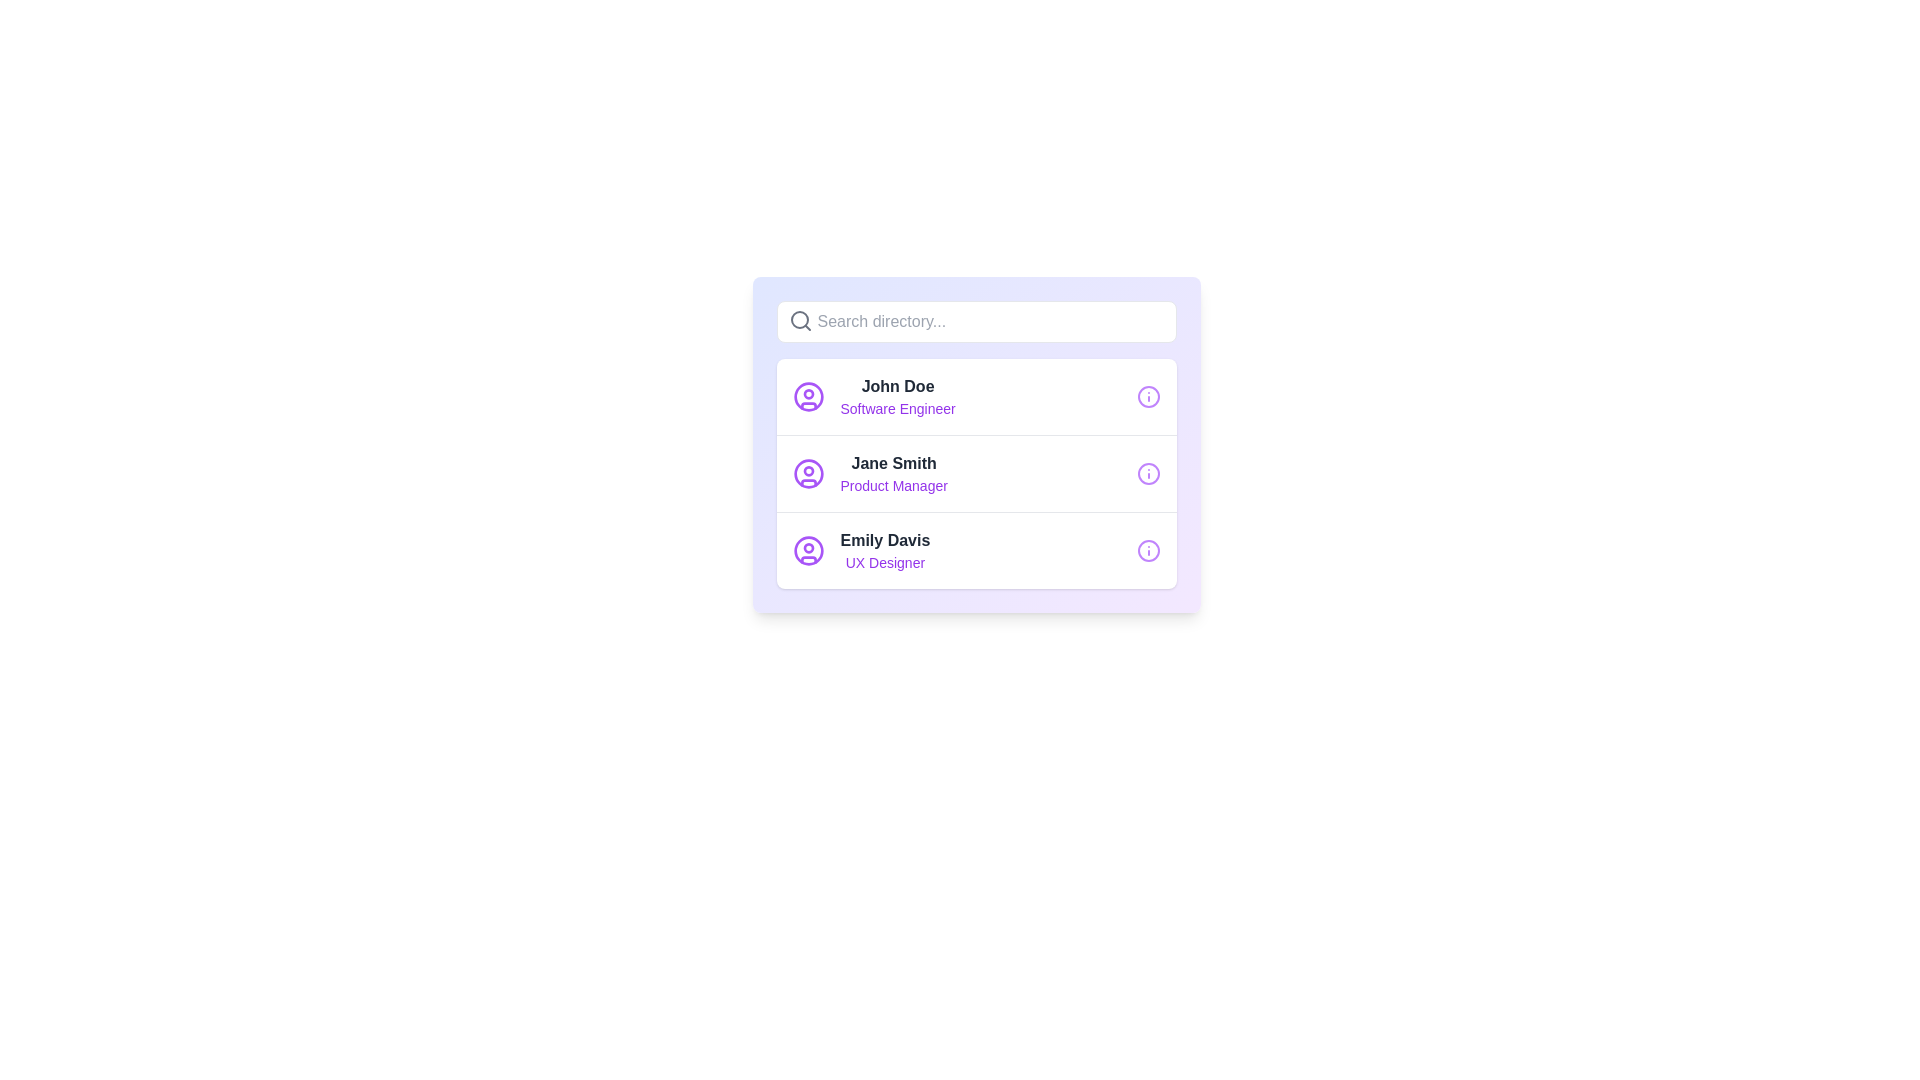 The width and height of the screenshot is (1920, 1080). What do you see at coordinates (808, 397) in the screenshot?
I see `the outermost decorative SVG circle of the user icon next to the 'John Doe' entry in the user directory list` at bounding box center [808, 397].